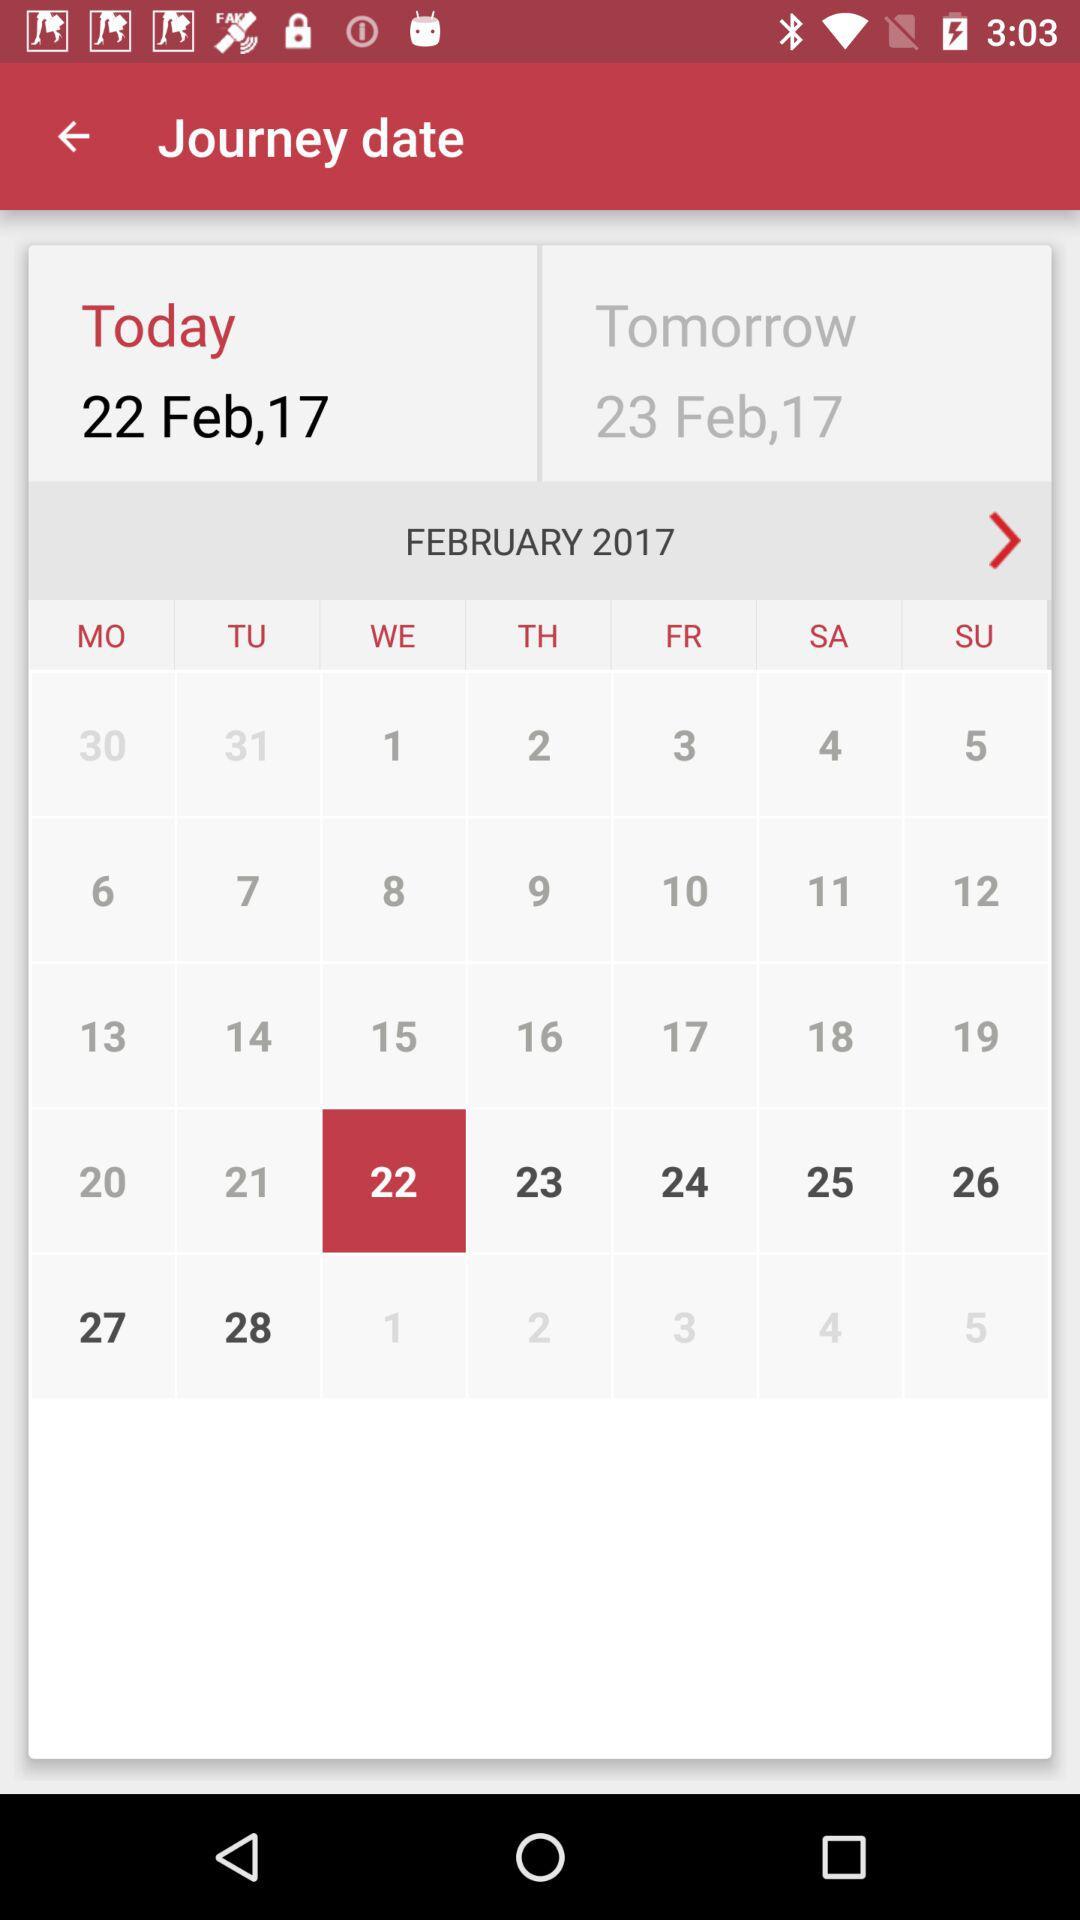 This screenshot has width=1080, height=1920. Describe the element at coordinates (247, 888) in the screenshot. I see `icon next to 1 item` at that location.